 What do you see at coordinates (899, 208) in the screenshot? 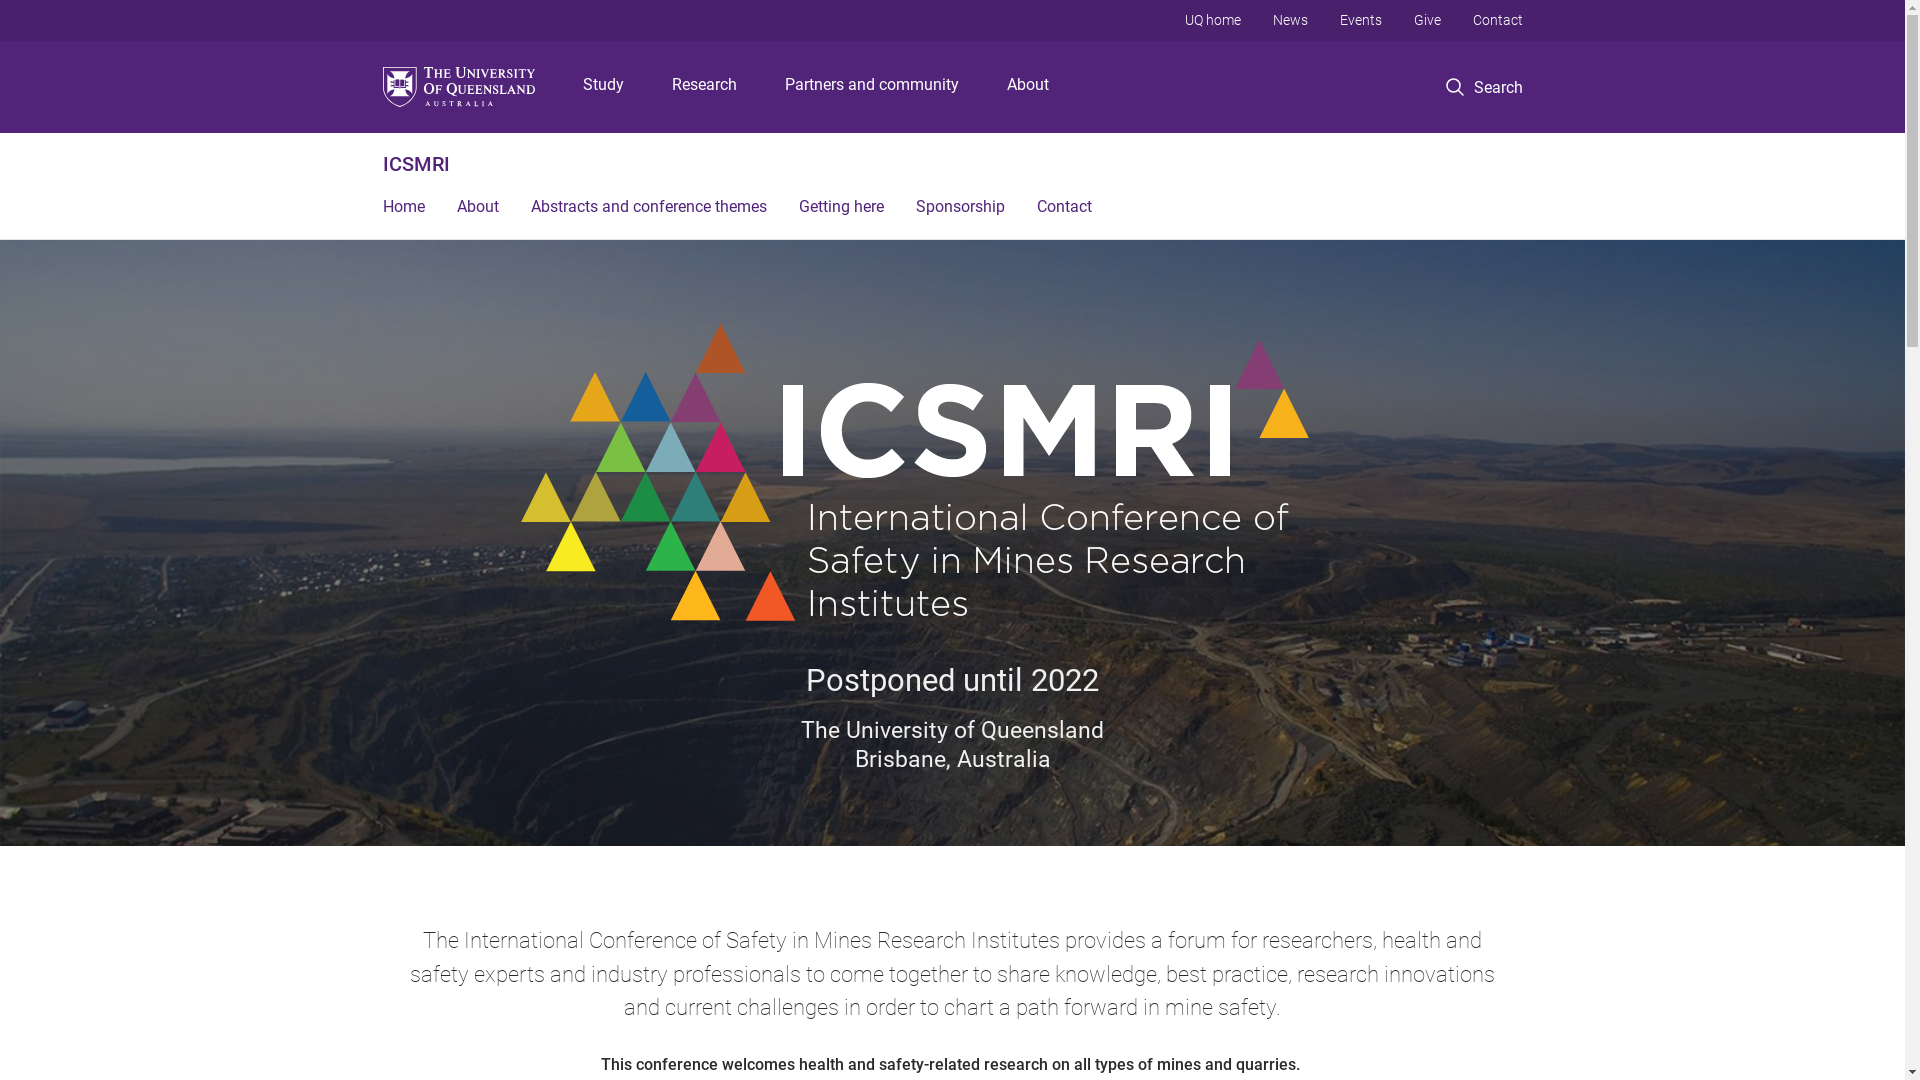
I see `'Sponsorship'` at bounding box center [899, 208].